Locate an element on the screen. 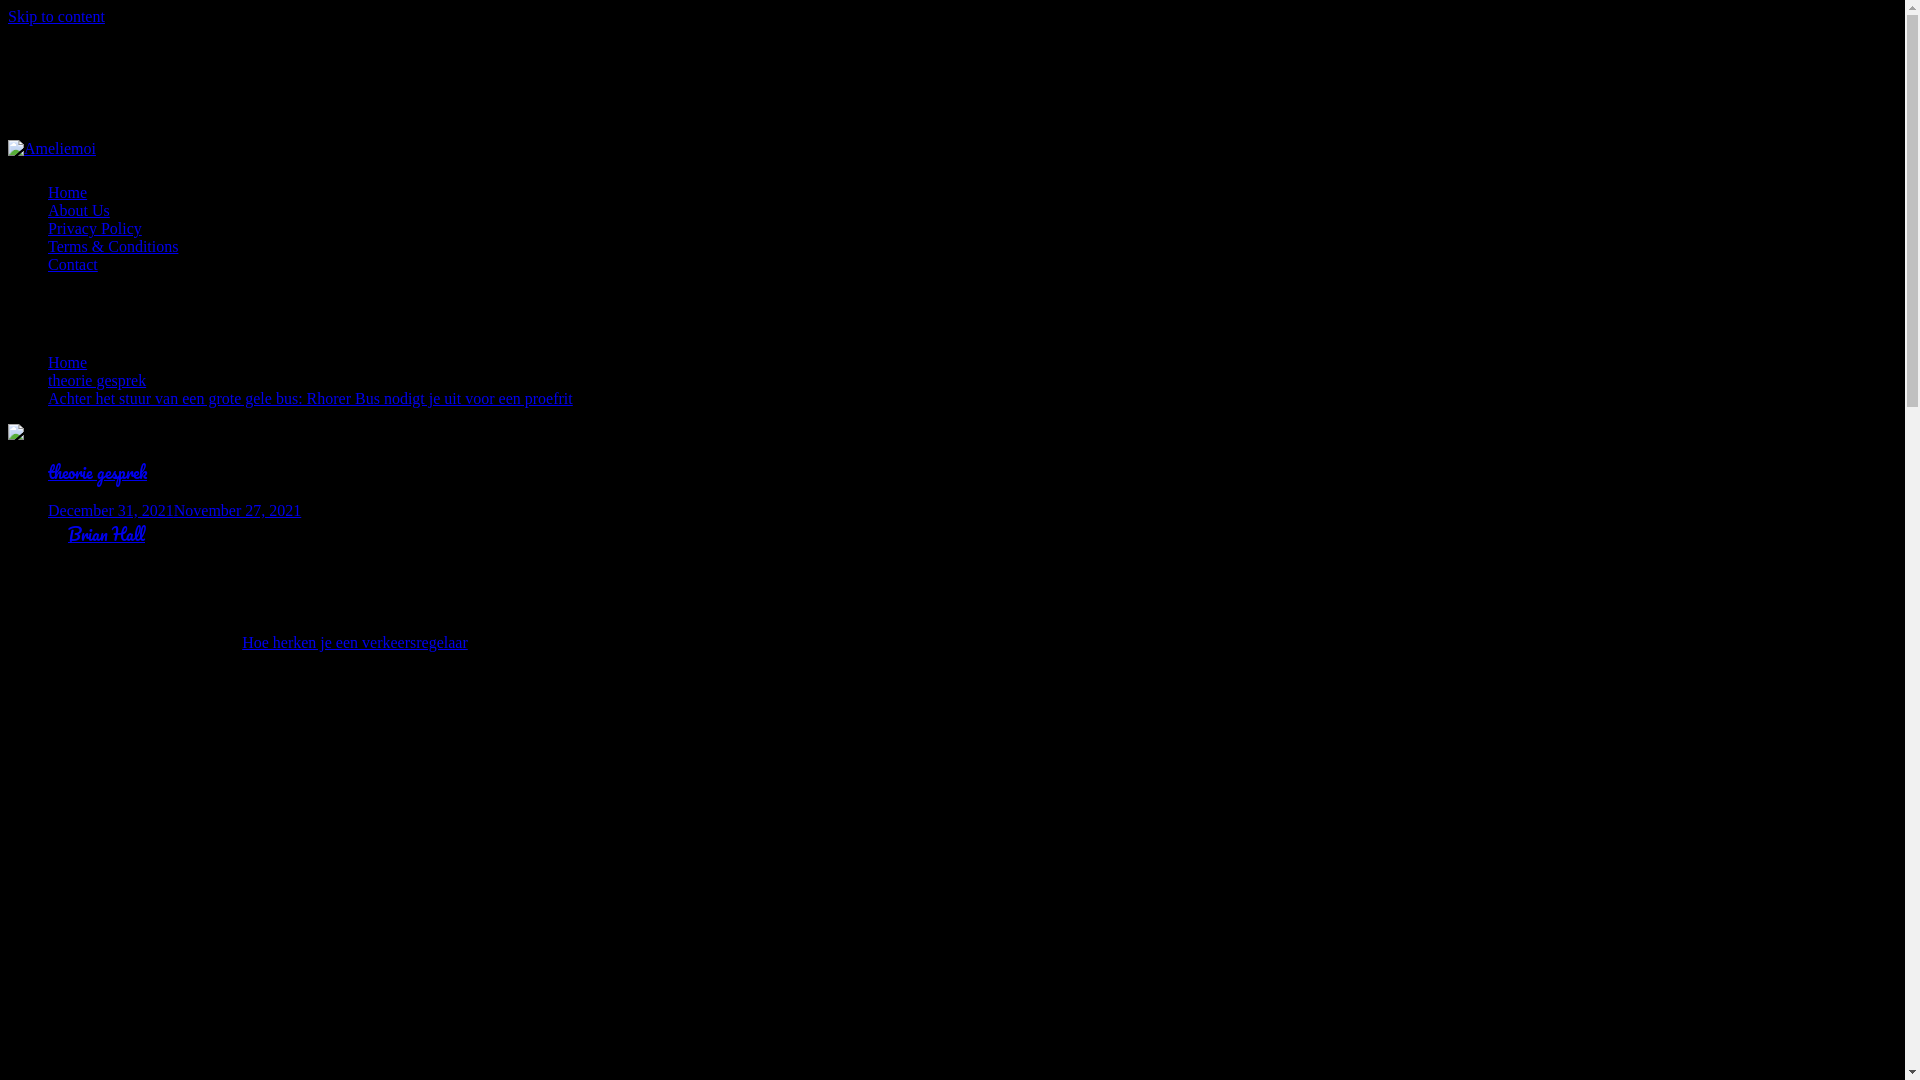 The image size is (1920, 1080). 'Home' is located at coordinates (67, 192).